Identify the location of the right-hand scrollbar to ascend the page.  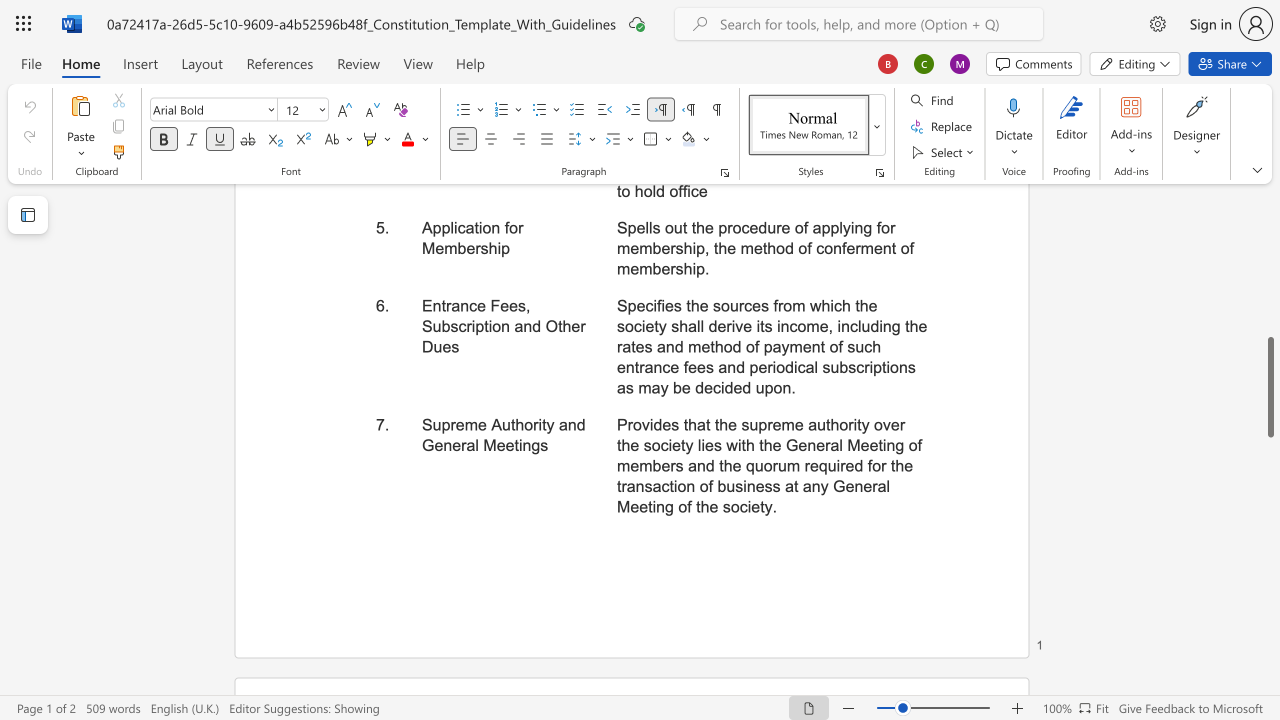
(1269, 220).